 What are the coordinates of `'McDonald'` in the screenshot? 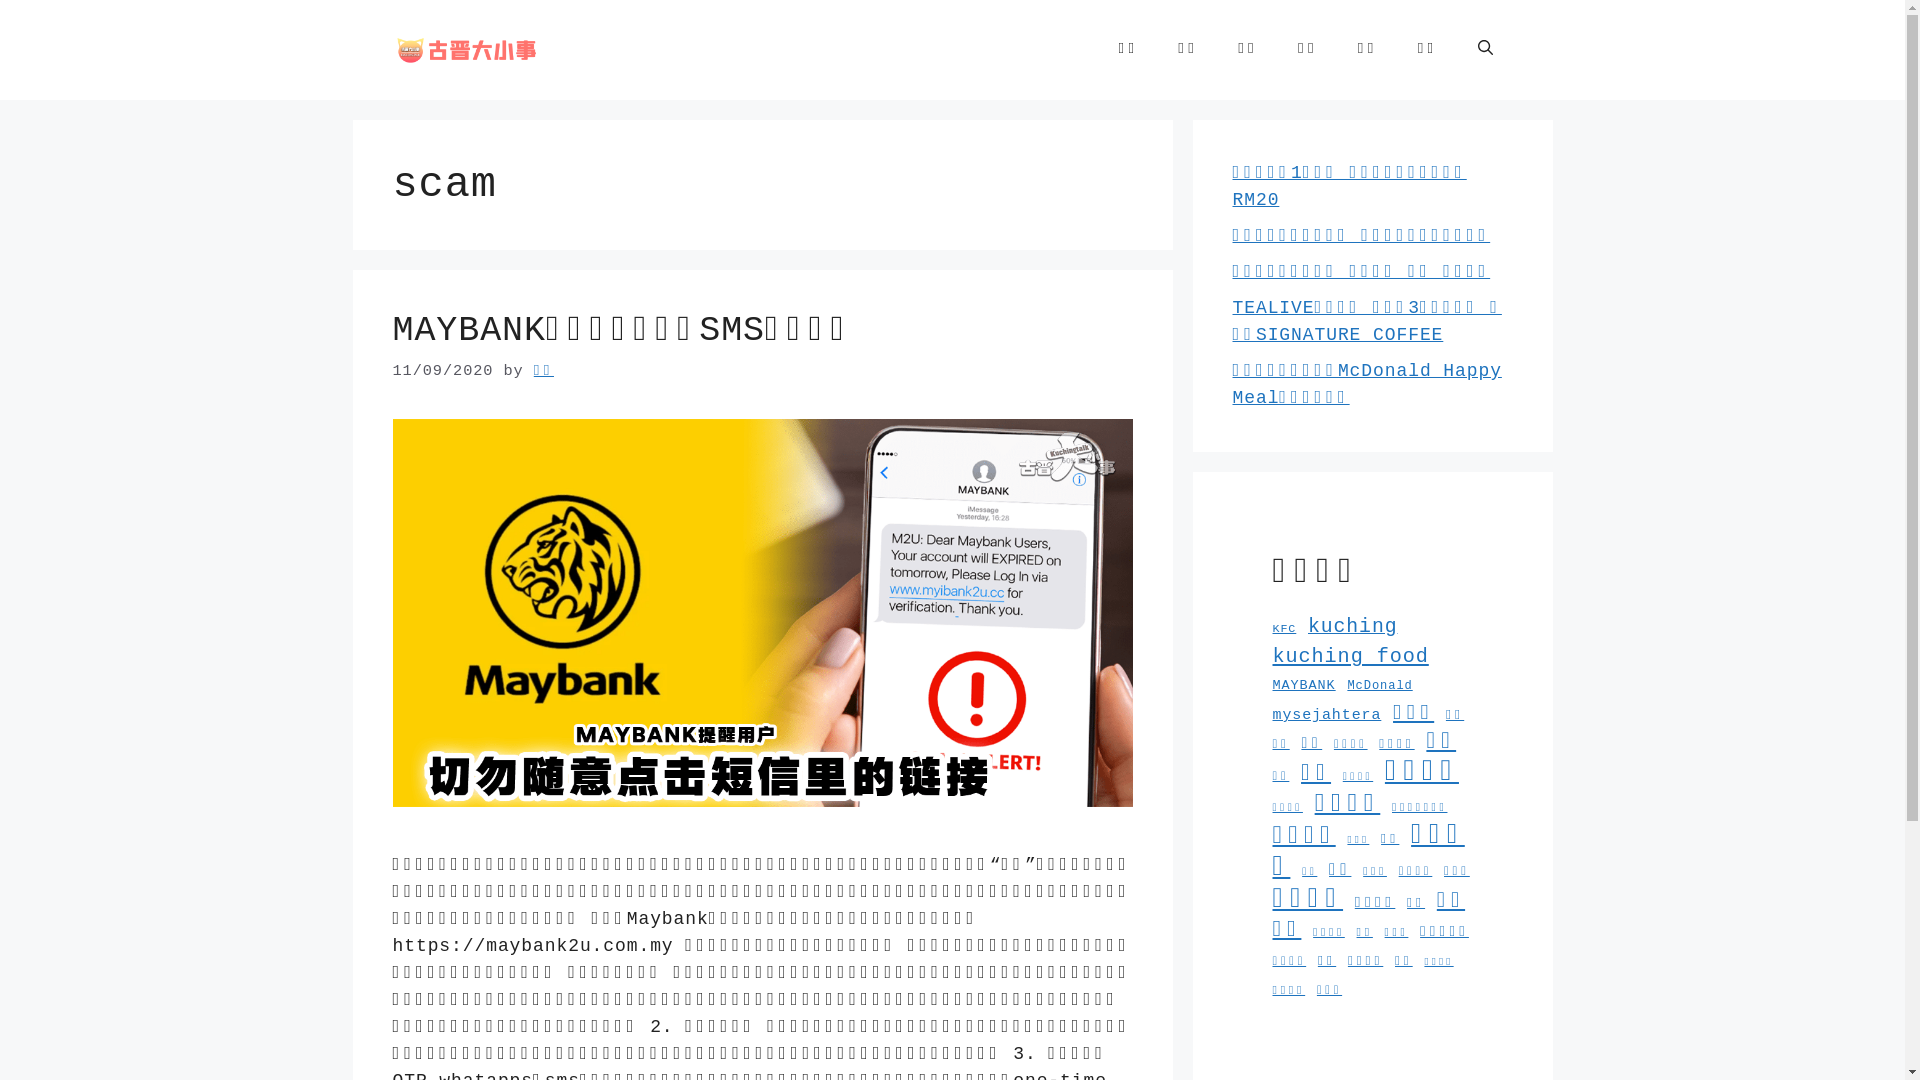 It's located at (1378, 685).